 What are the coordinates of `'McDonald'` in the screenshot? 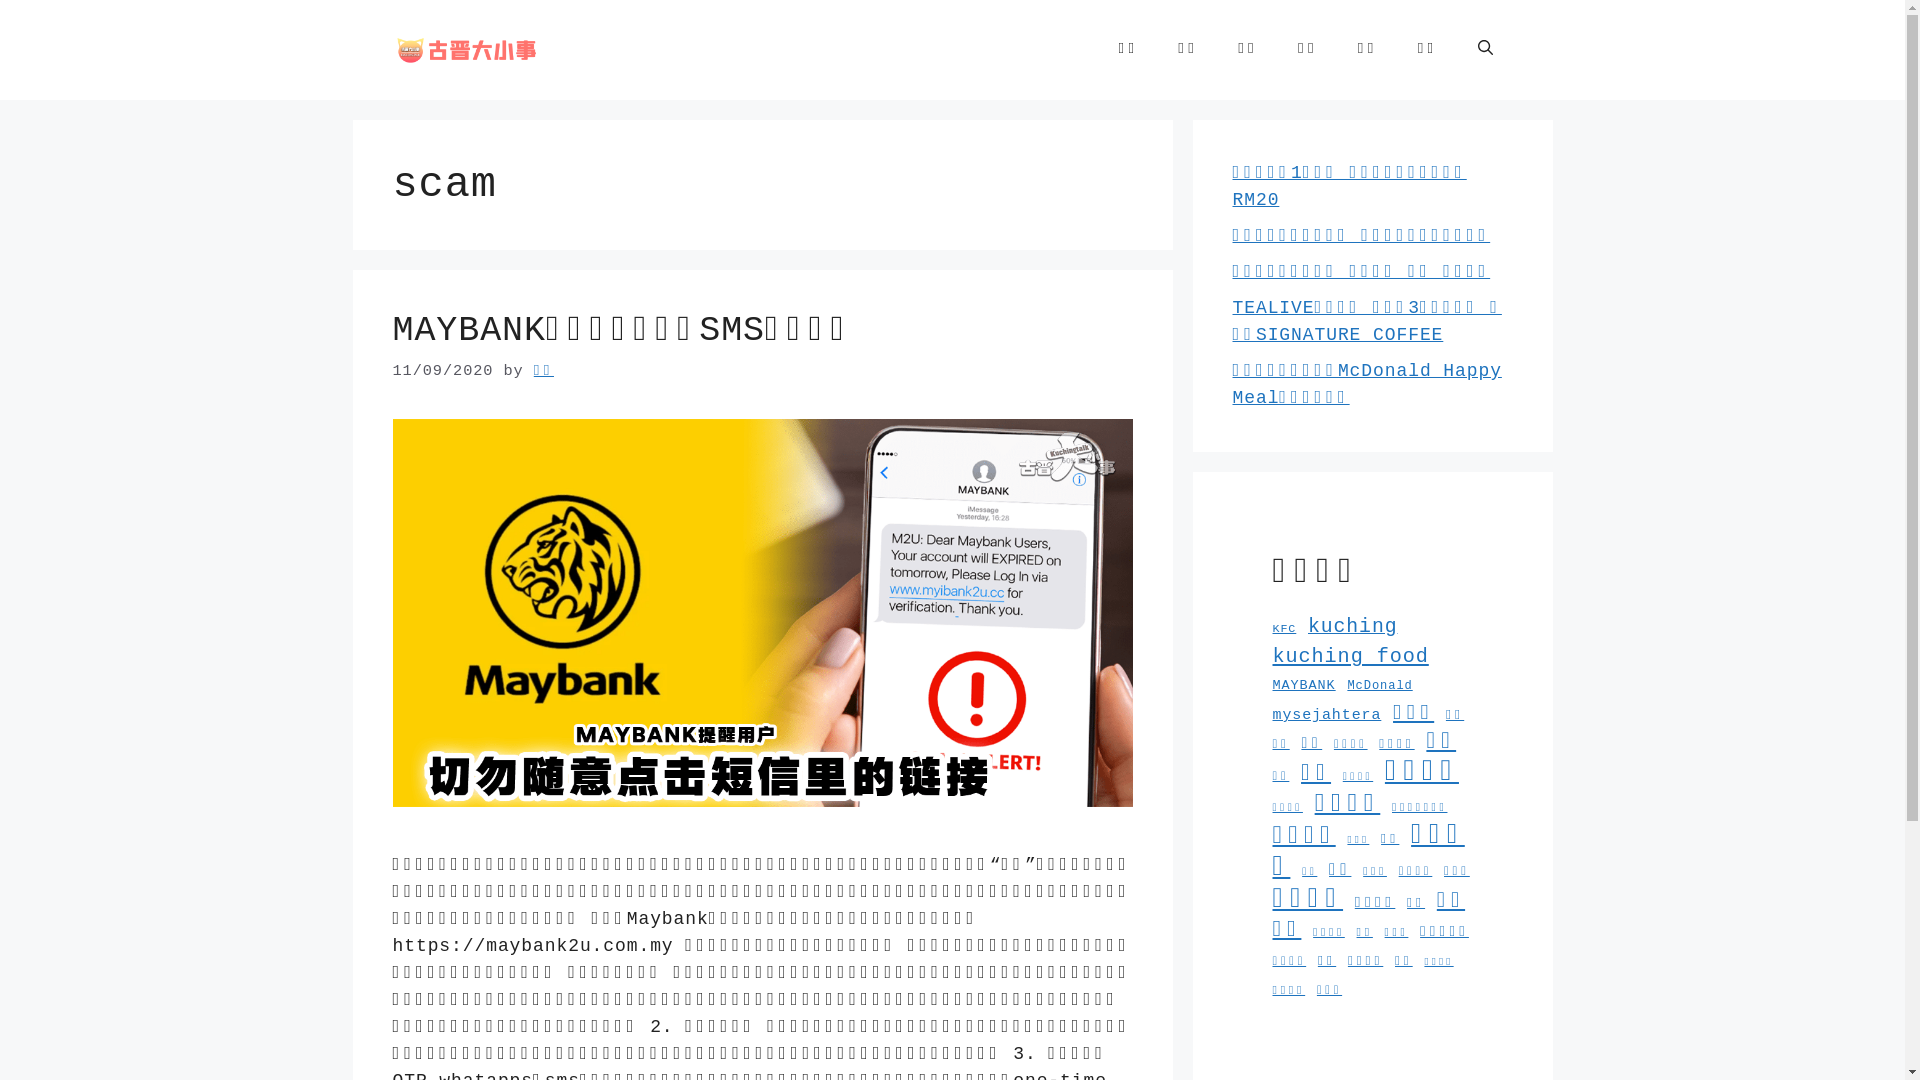 It's located at (1378, 685).